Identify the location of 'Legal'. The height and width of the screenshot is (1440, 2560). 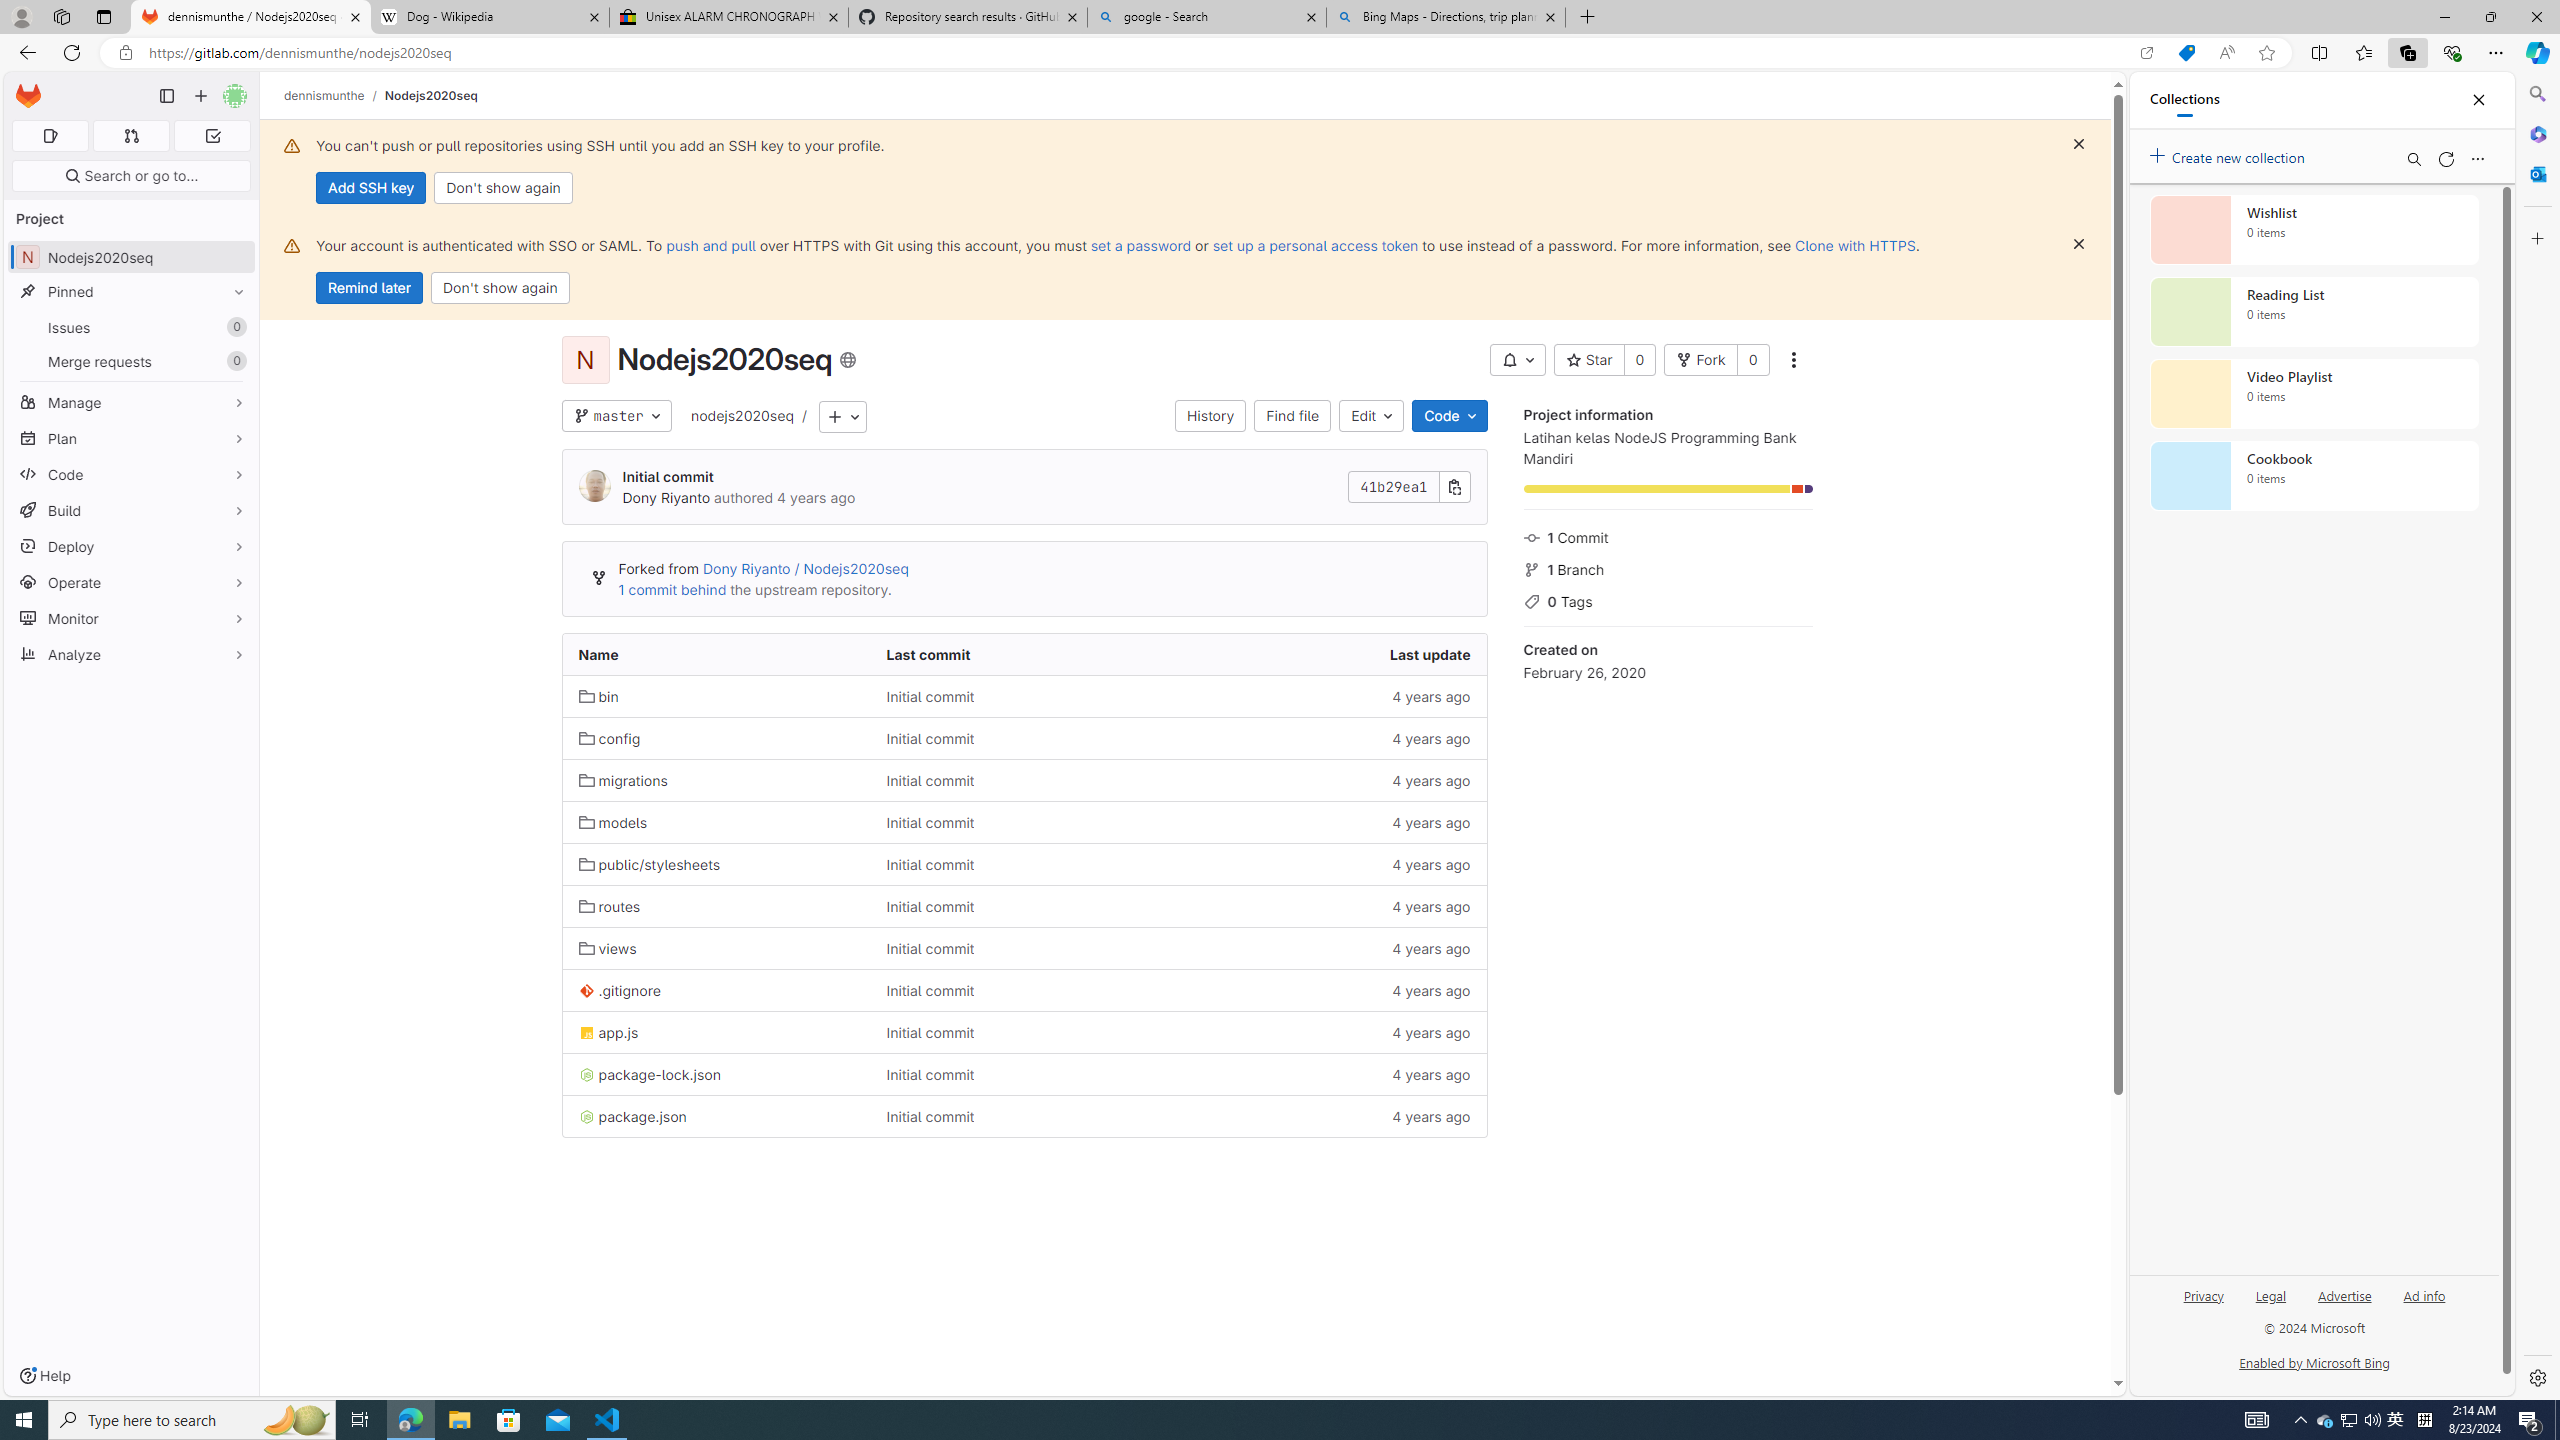
(2270, 1294).